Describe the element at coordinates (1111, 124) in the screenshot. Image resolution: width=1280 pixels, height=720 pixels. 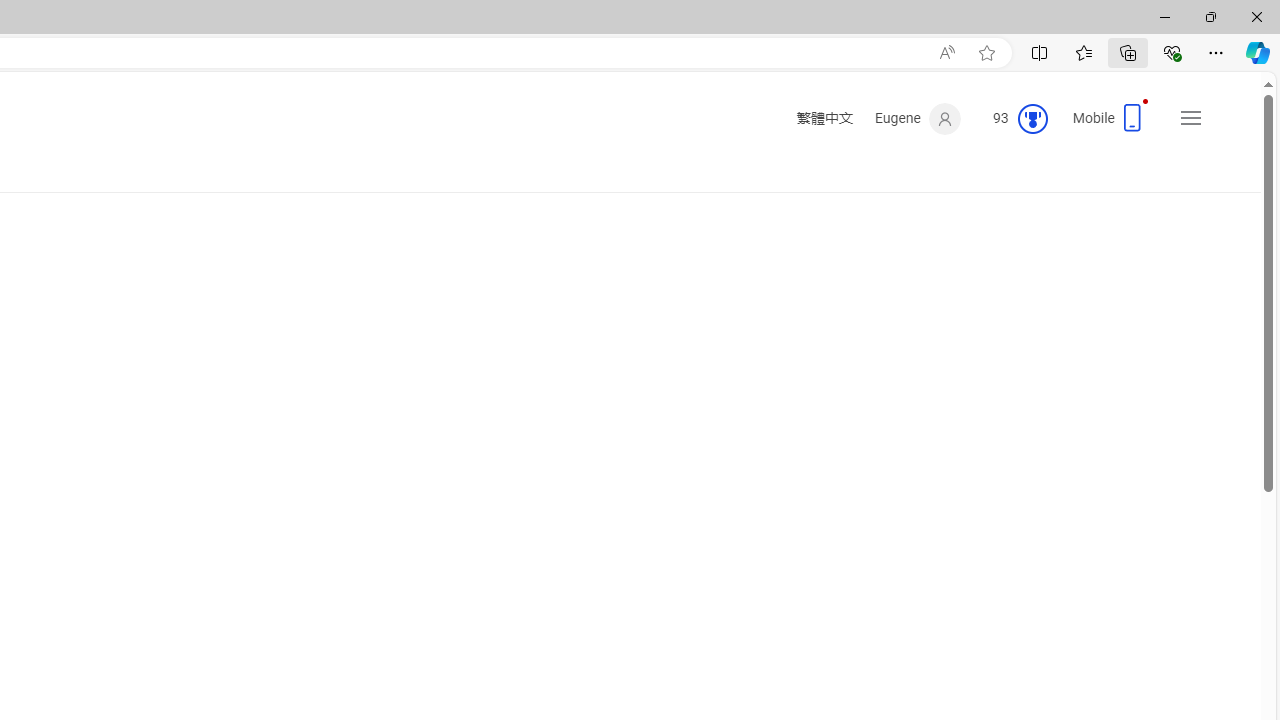
I see `'Mobile'` at that location.